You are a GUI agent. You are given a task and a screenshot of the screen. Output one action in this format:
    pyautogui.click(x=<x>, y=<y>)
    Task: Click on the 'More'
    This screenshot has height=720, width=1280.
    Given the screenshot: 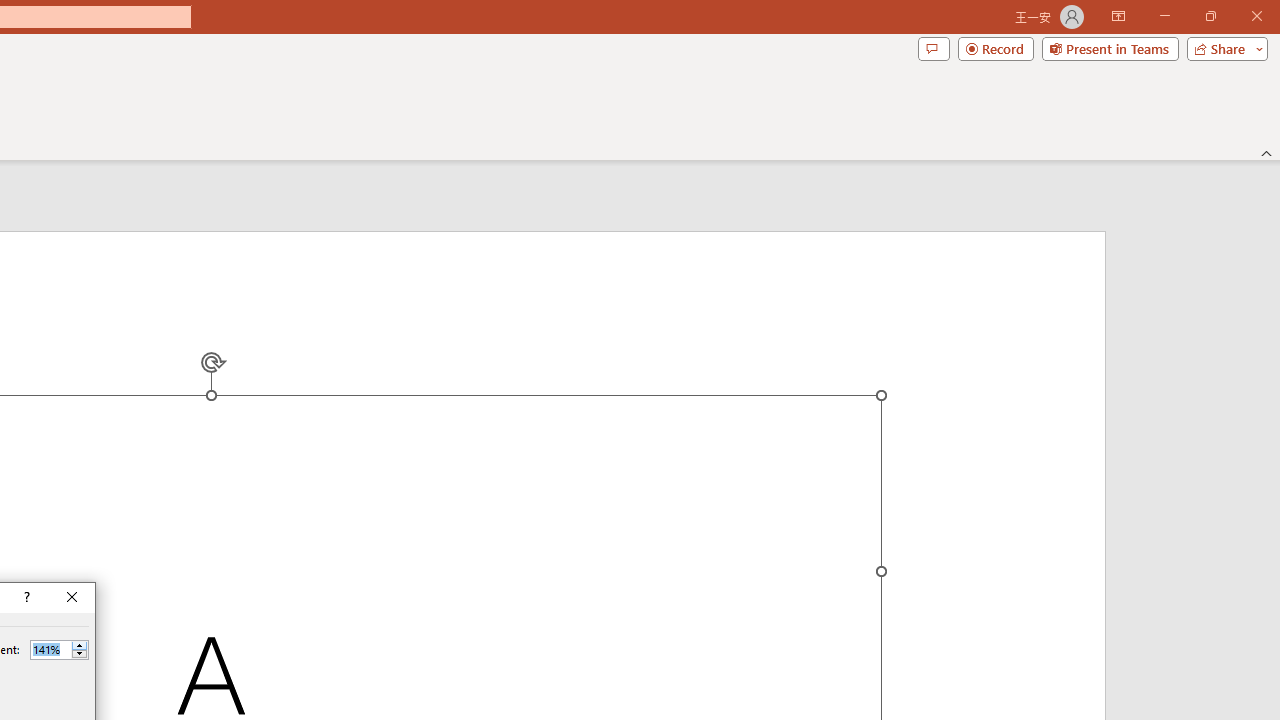 What is the action you would take?
    pyautogui.click(x=79, y=645)
    